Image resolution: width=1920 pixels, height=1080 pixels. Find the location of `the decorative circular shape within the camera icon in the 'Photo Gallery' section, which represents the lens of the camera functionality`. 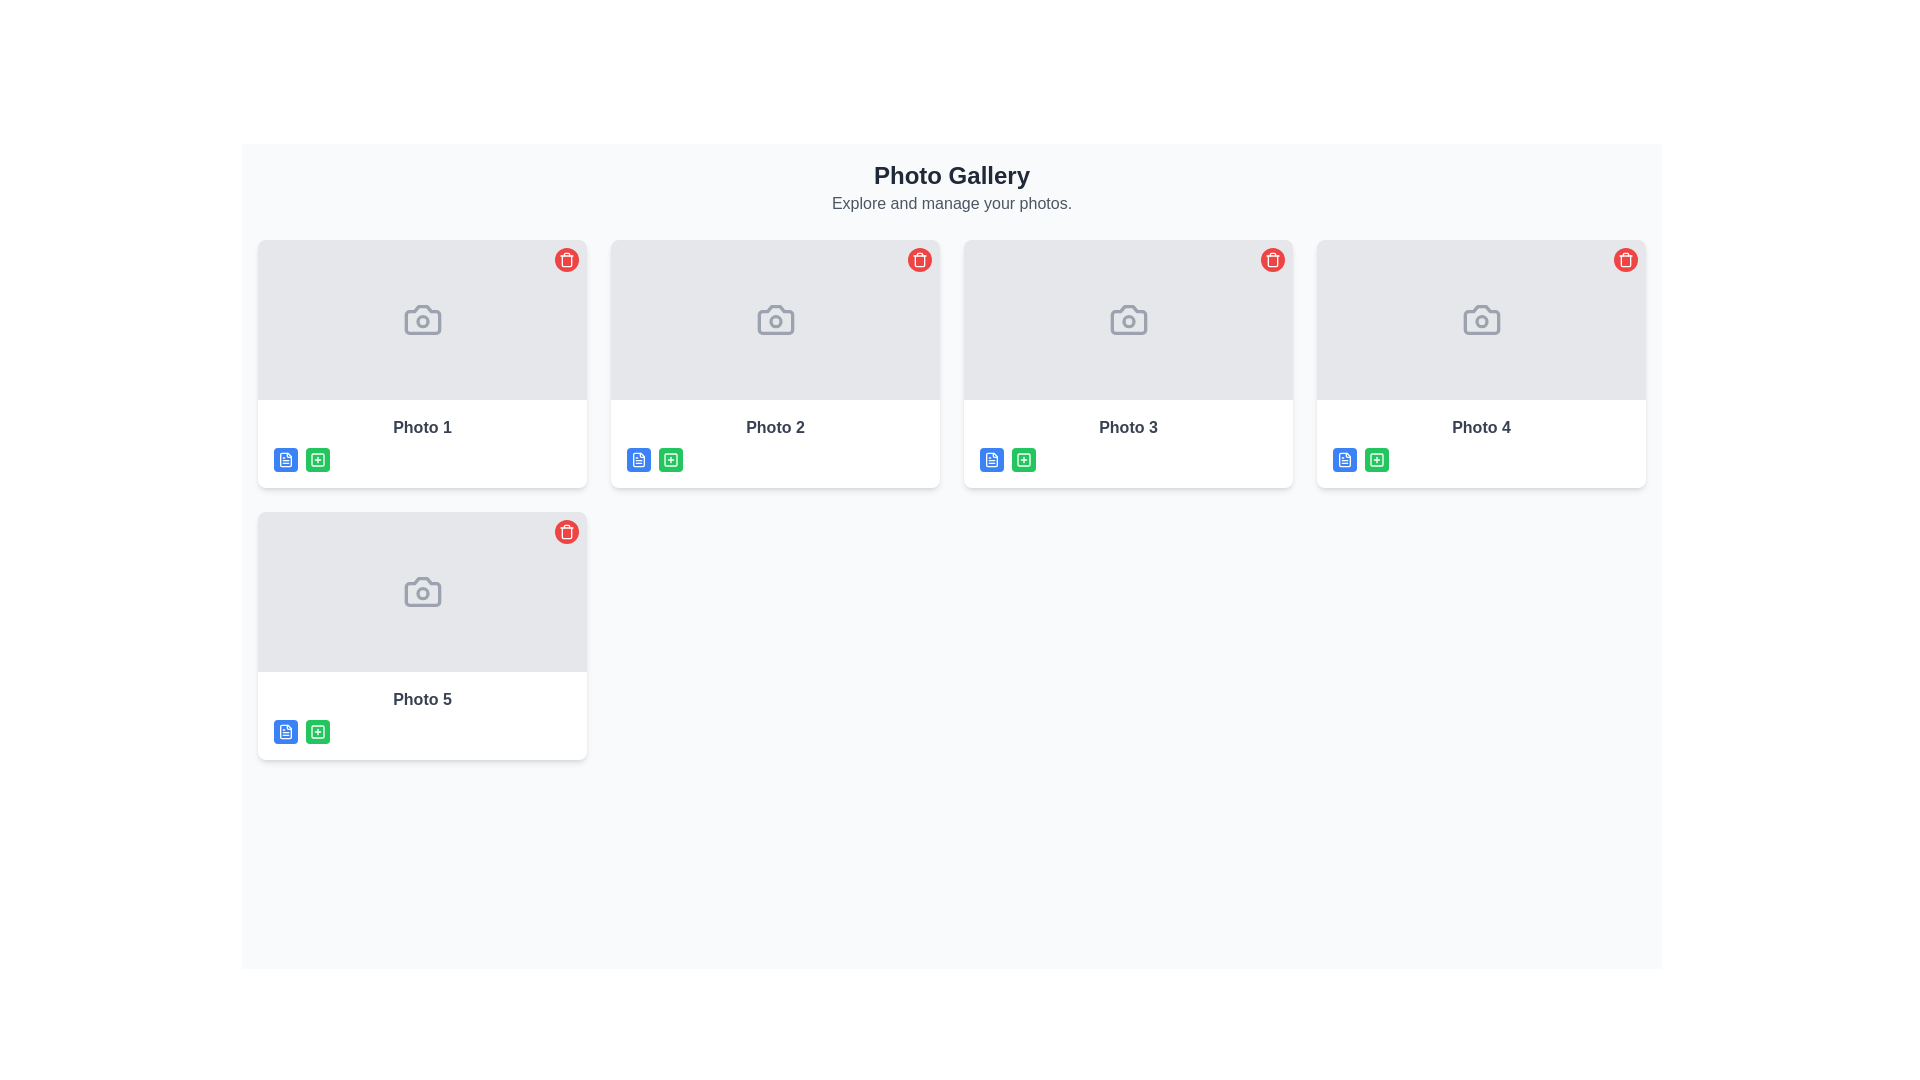

the decorative circular shape within the camera icon in the 'Photo Gallery' section, which represents the lens of the camera functionality is located at coordinates (421, 592).